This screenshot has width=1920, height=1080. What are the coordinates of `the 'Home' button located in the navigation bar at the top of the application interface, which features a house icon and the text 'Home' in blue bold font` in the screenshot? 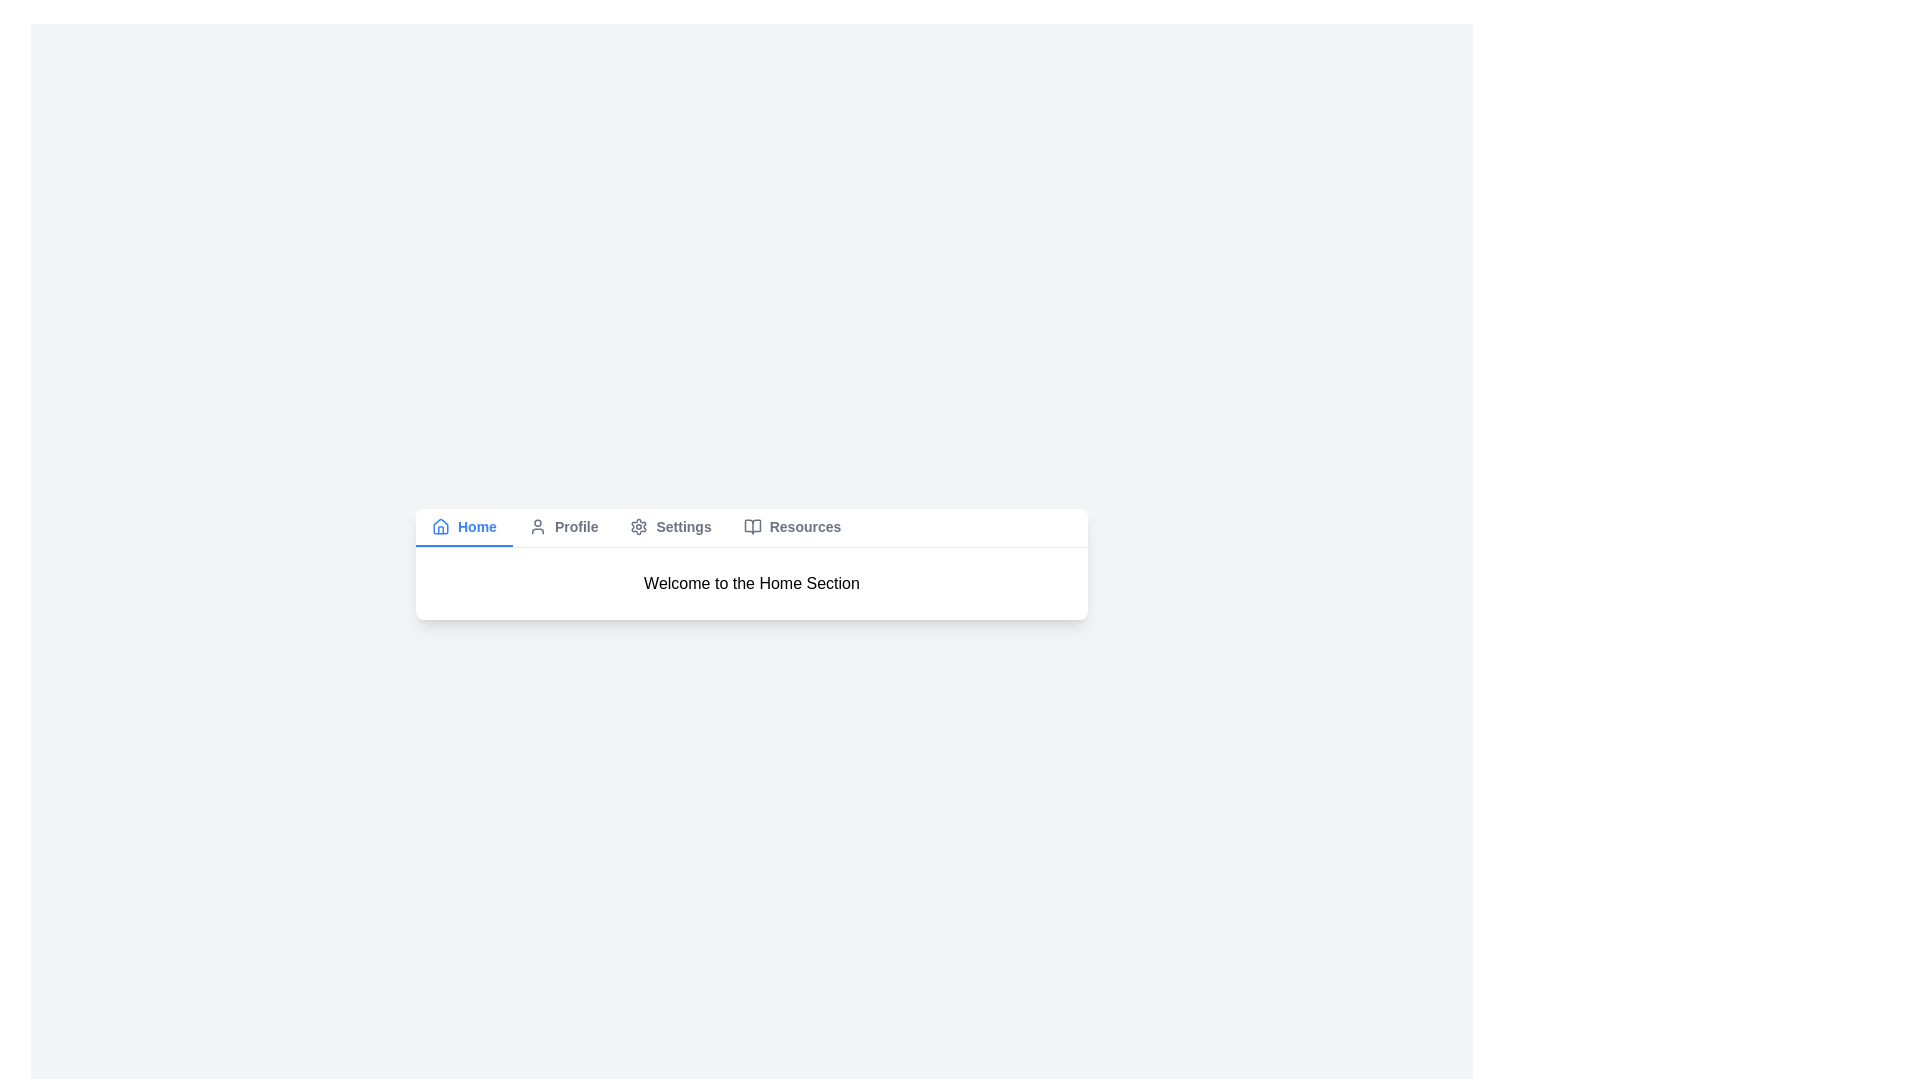 It's located at (463, 525).